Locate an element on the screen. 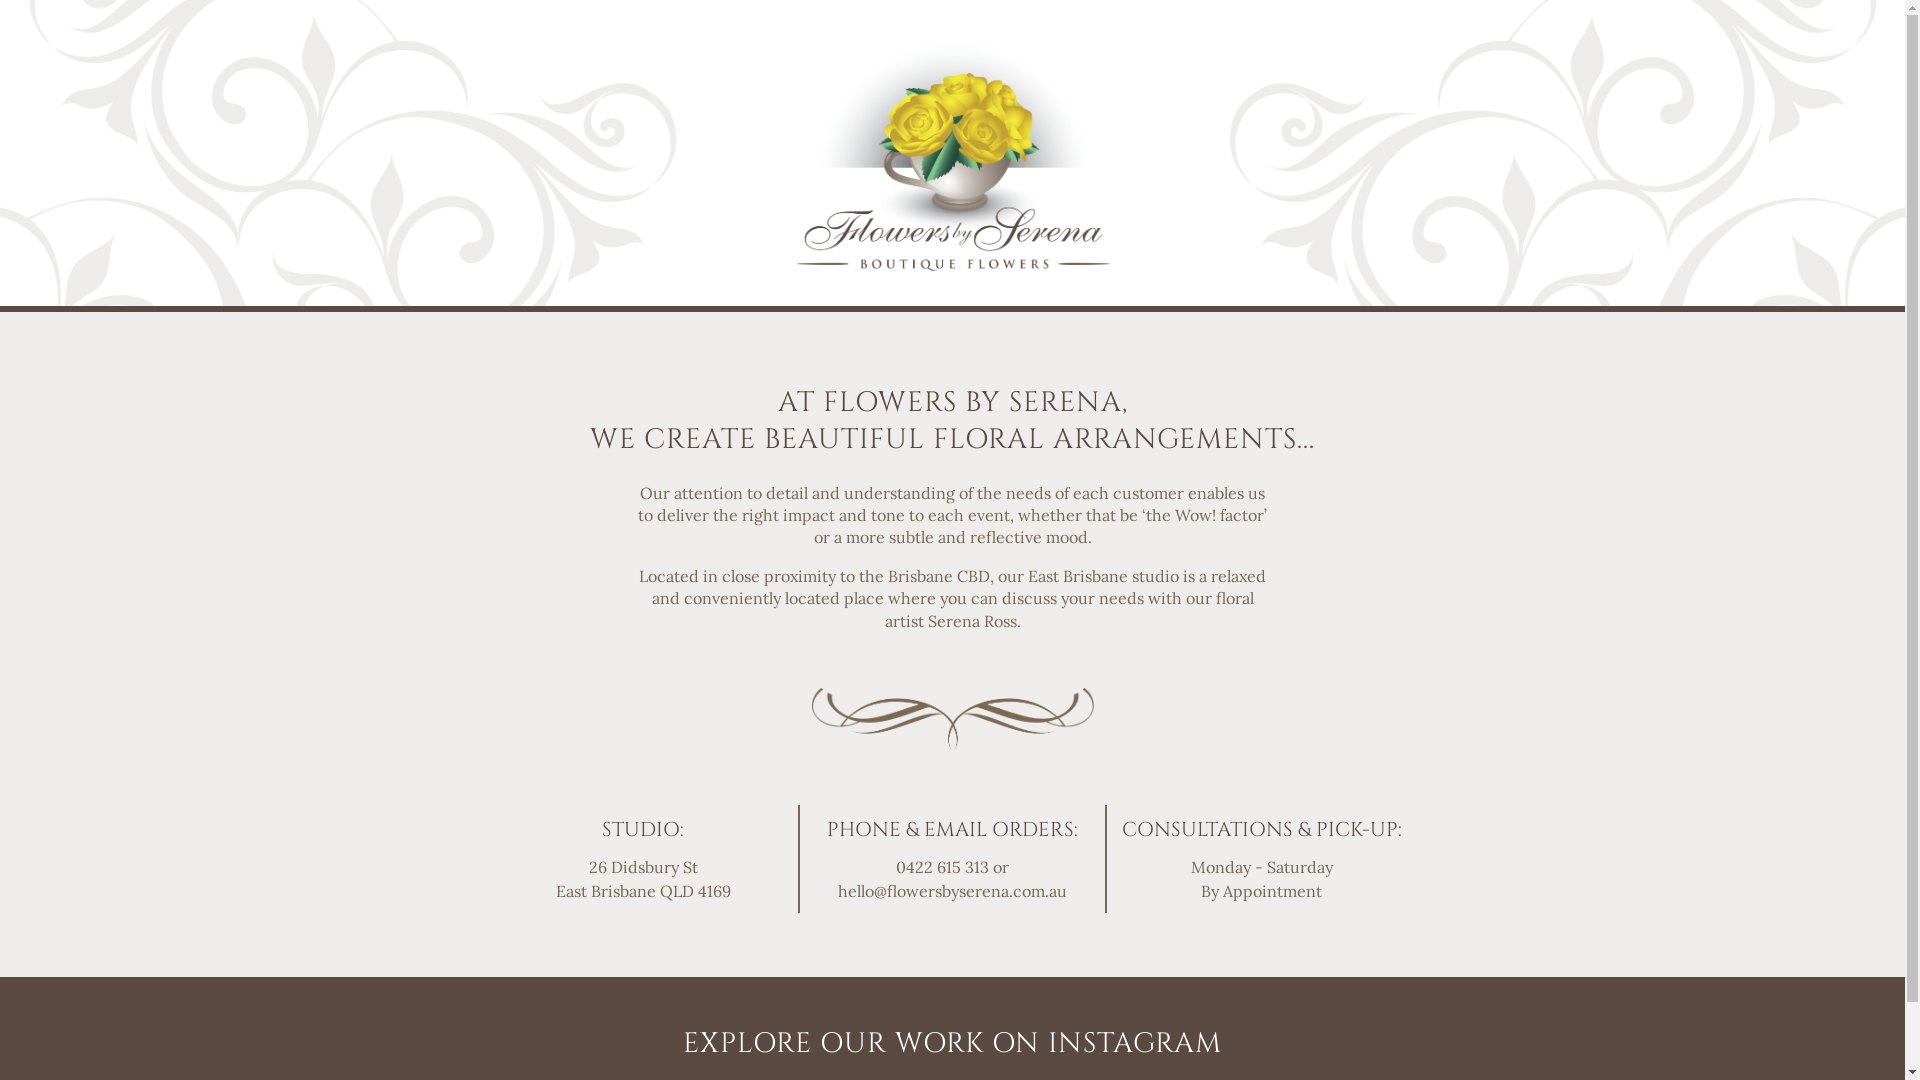 The width and height of the screenshot is (1920, 1080). 'hello@flowersbyserena.com.au' is located at coordinates (951, 890).